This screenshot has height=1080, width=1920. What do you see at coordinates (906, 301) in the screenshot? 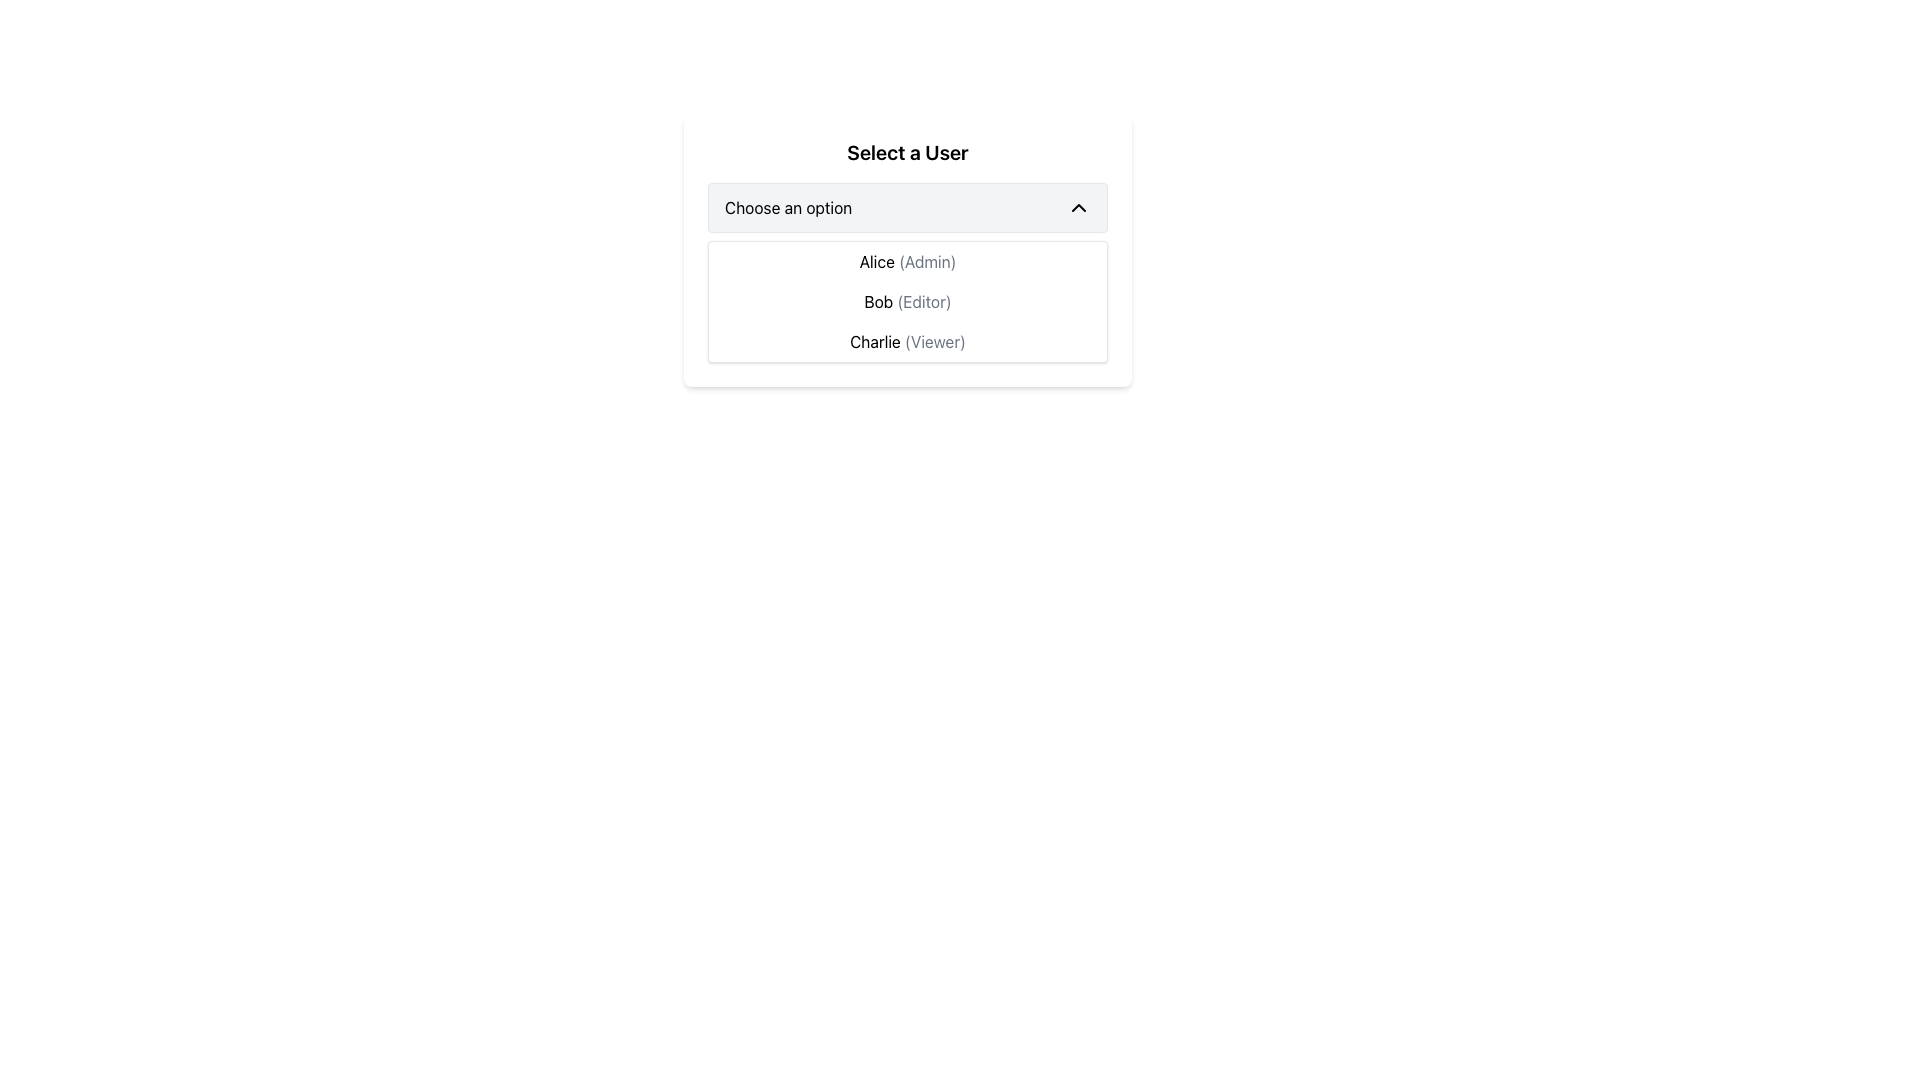
I see `a user name in the dropdown menu located below the 'Choose an option' button in the 'Select a User' section` at bounding box center [906, 301].